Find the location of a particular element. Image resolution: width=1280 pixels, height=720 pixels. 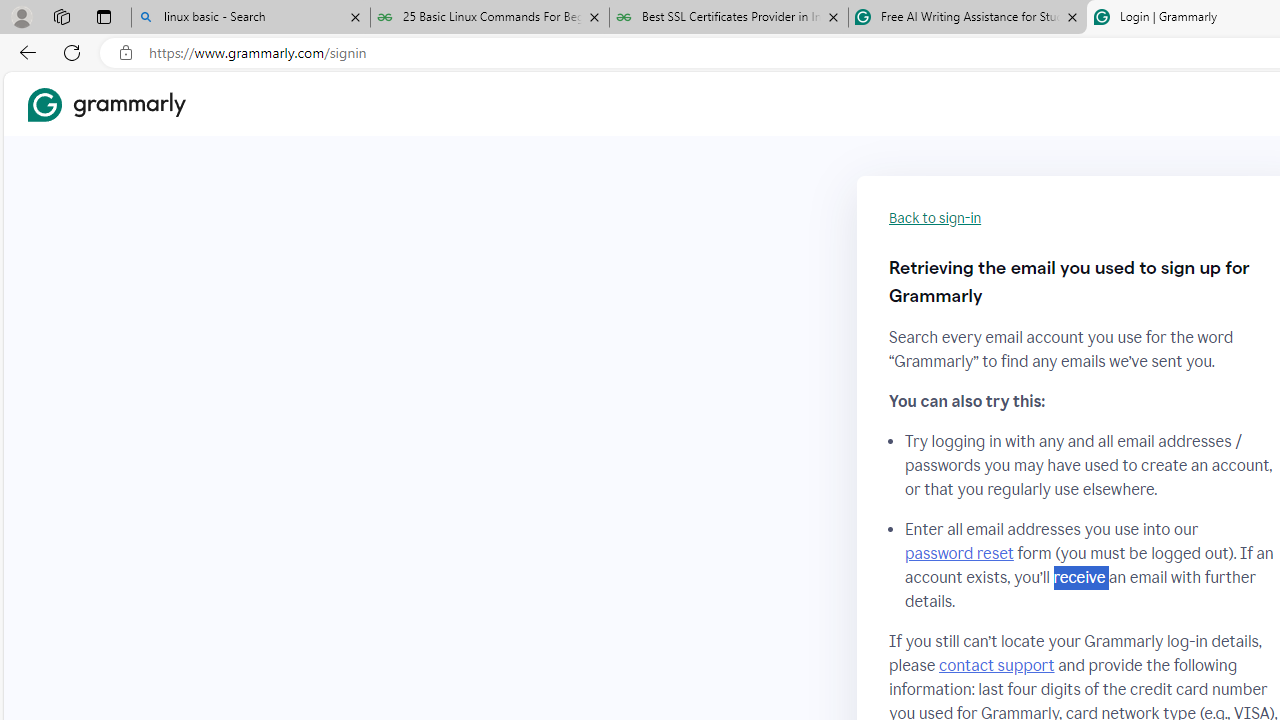

'Grammarly Home' is located at coordinates (105, 104).